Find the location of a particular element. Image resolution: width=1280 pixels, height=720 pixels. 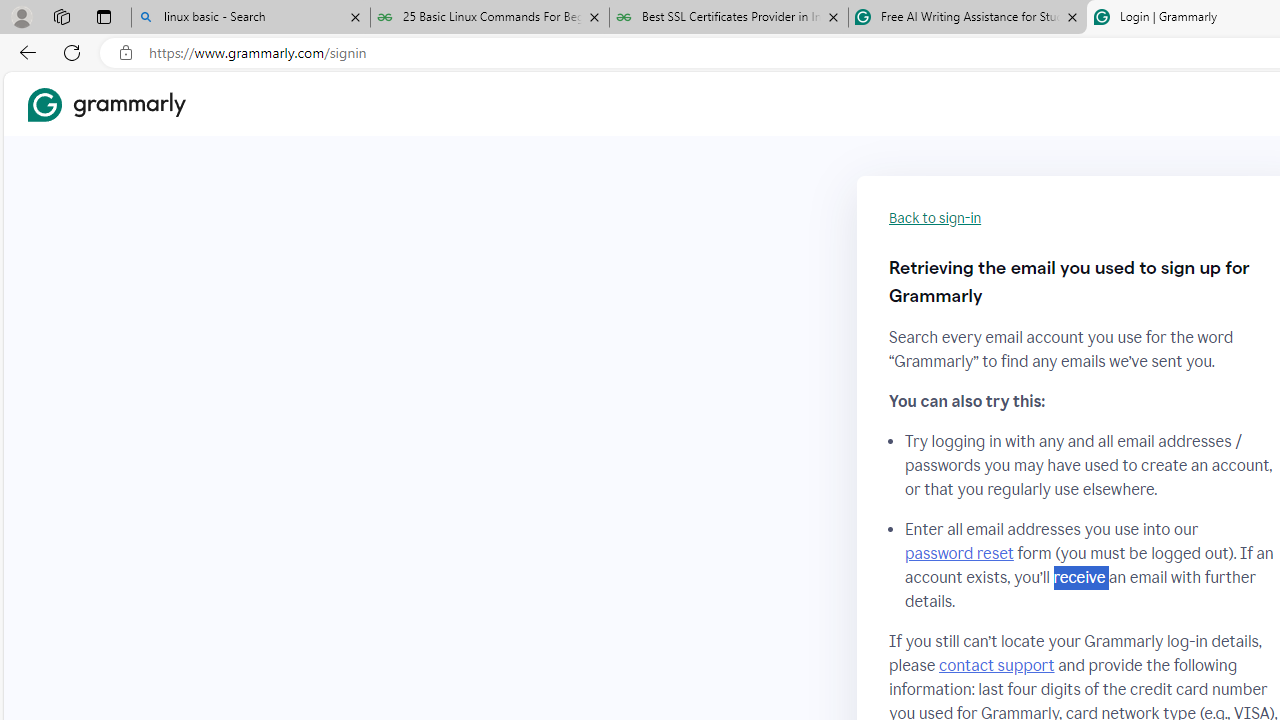

'Grammarly Home' is located at coordinates (105, 104).